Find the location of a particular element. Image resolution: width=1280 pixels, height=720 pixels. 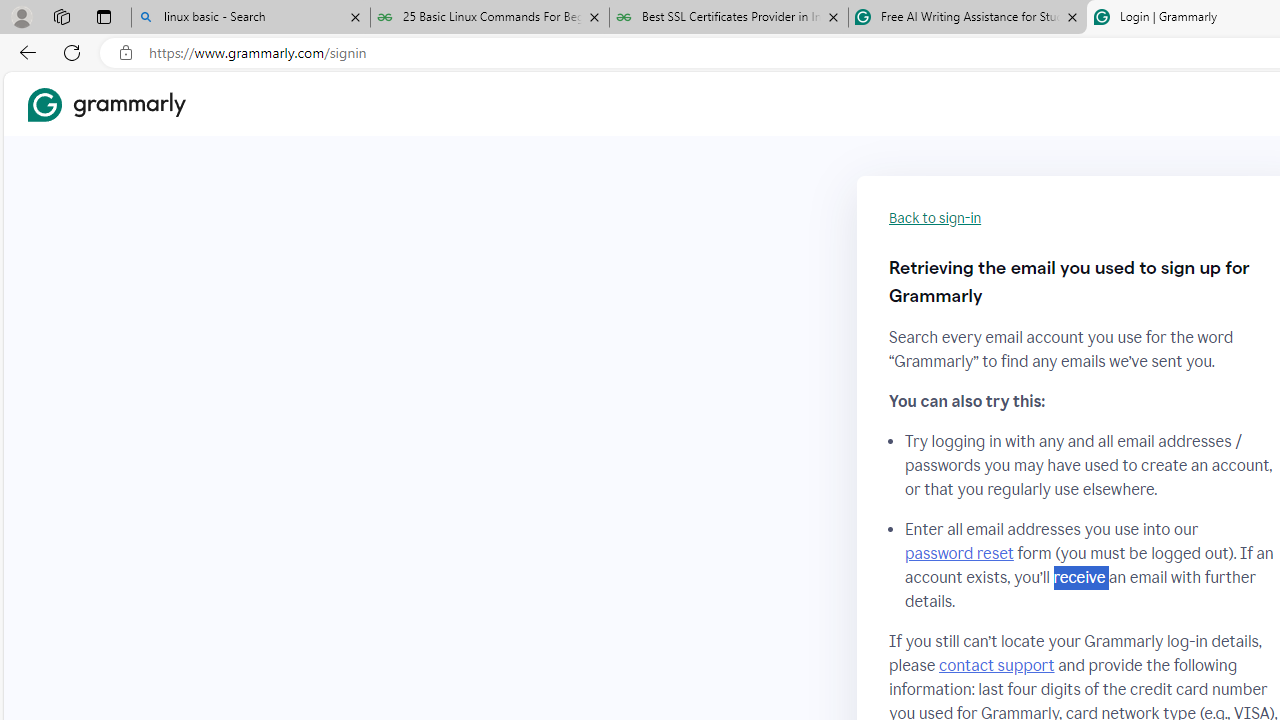

'Grammarly Home' is located at coordinates (105, 104).